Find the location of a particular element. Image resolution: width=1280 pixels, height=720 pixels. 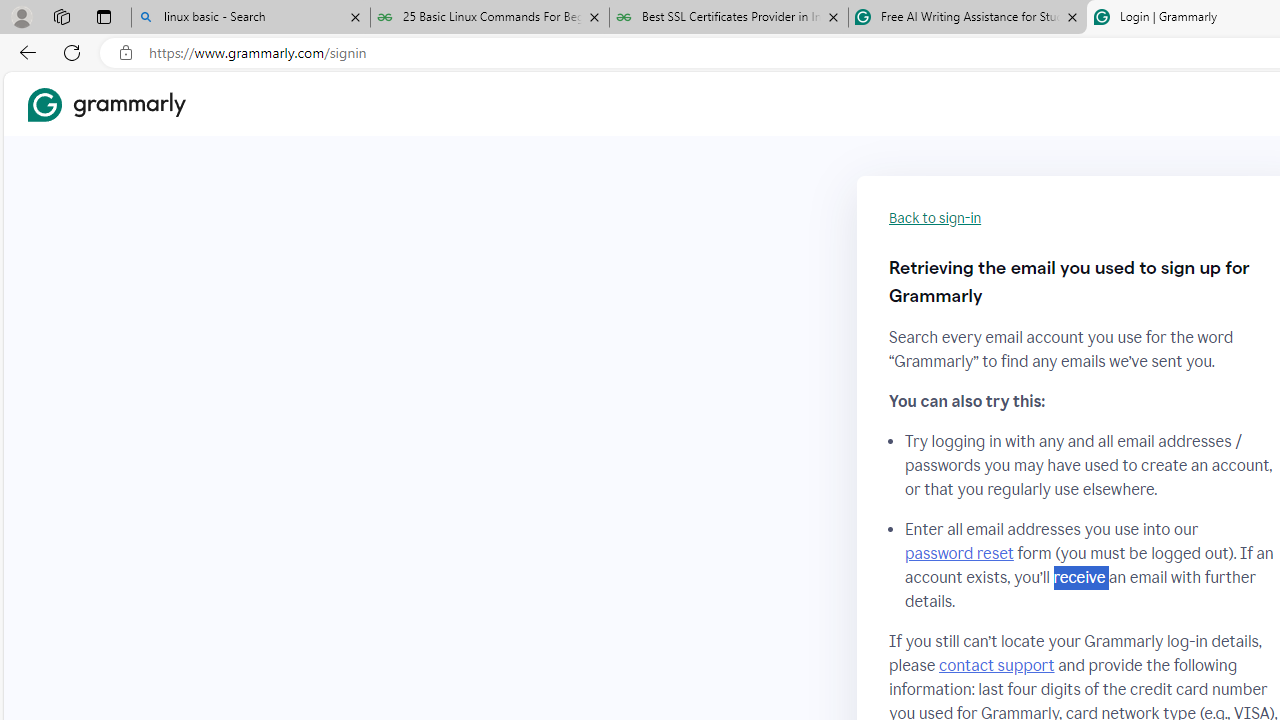

'Grammarly Home' is located at coordinates (105, 104).